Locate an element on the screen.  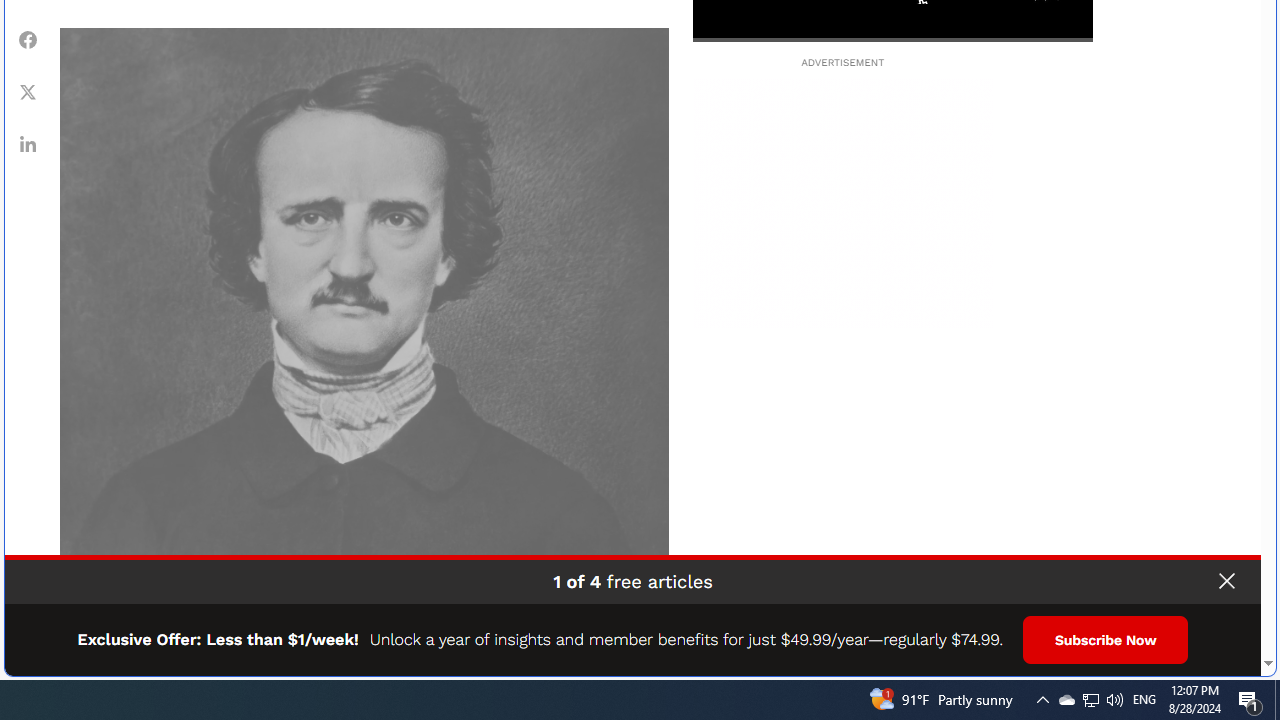
'Portrait of Edgar Allan Poe.' is located at coordinates (364, 331).